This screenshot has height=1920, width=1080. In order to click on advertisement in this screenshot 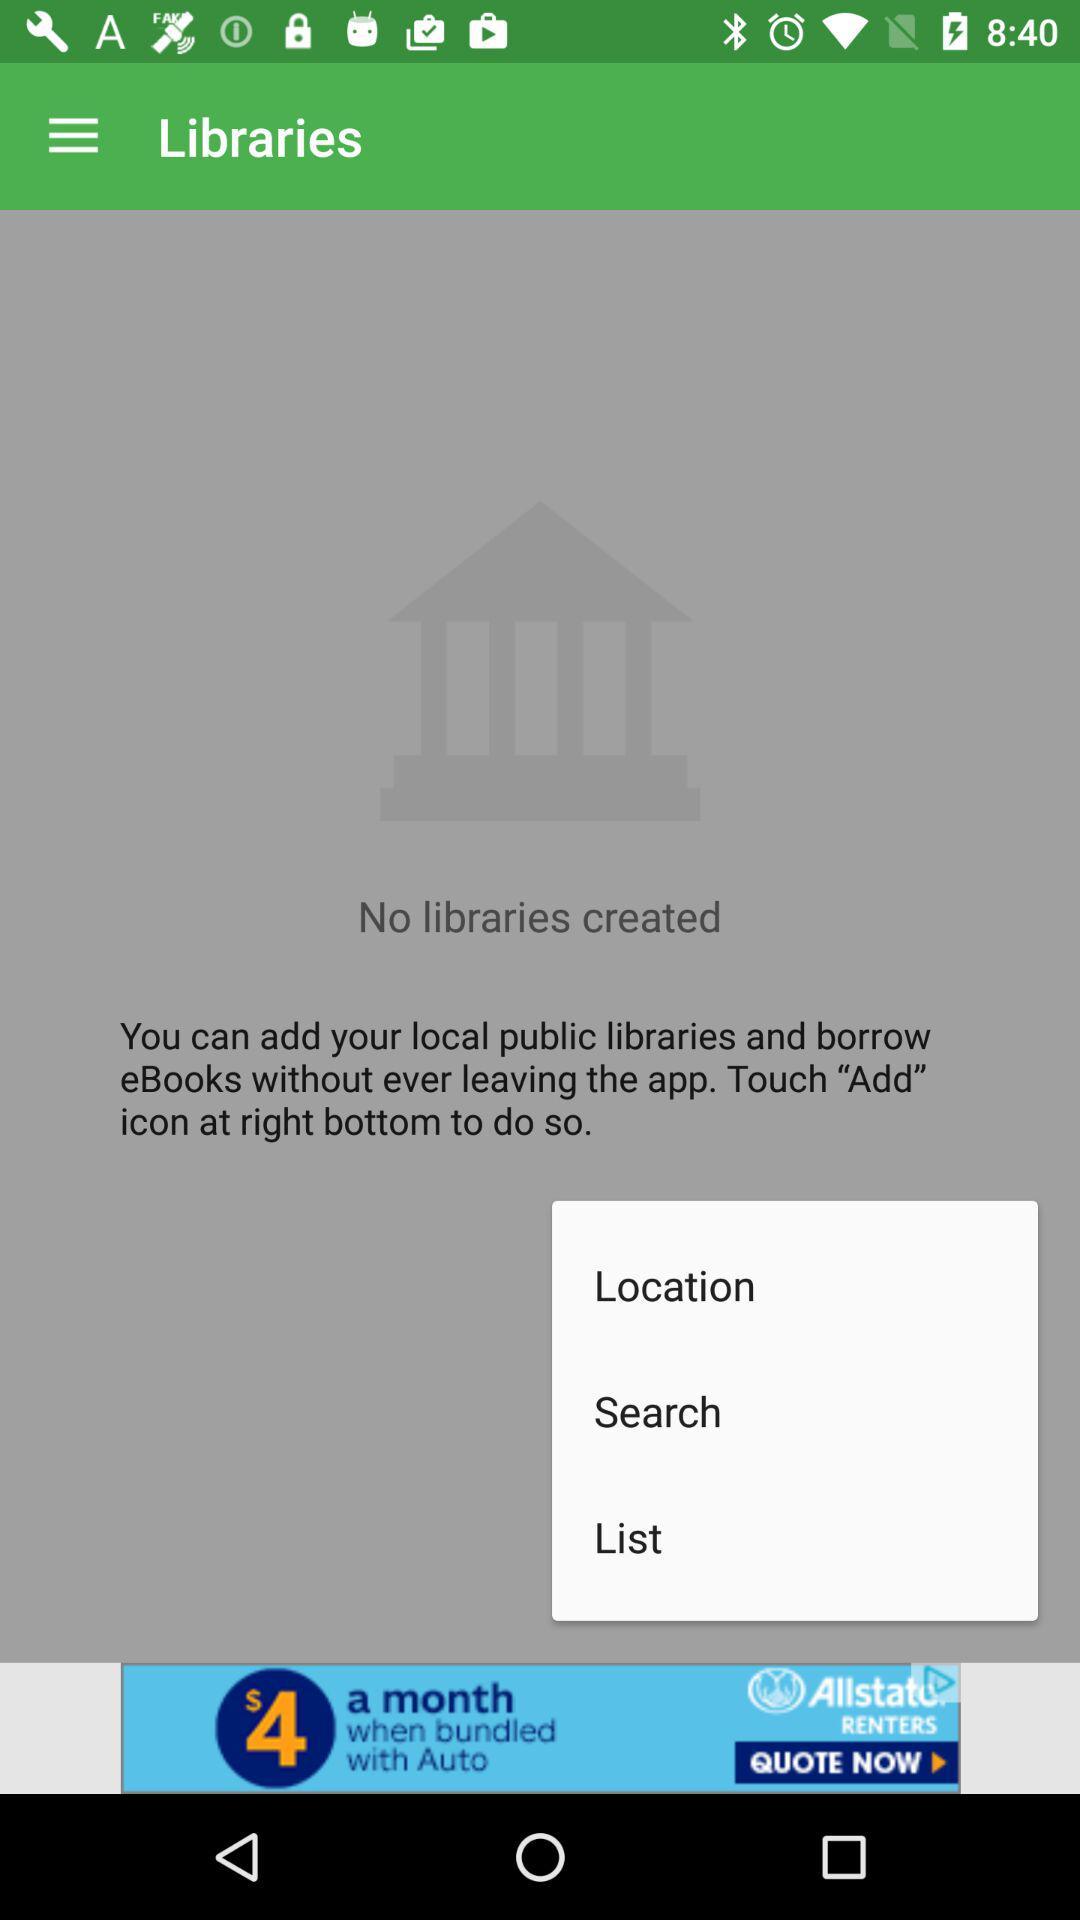, I will do `click(540, 1727)`.